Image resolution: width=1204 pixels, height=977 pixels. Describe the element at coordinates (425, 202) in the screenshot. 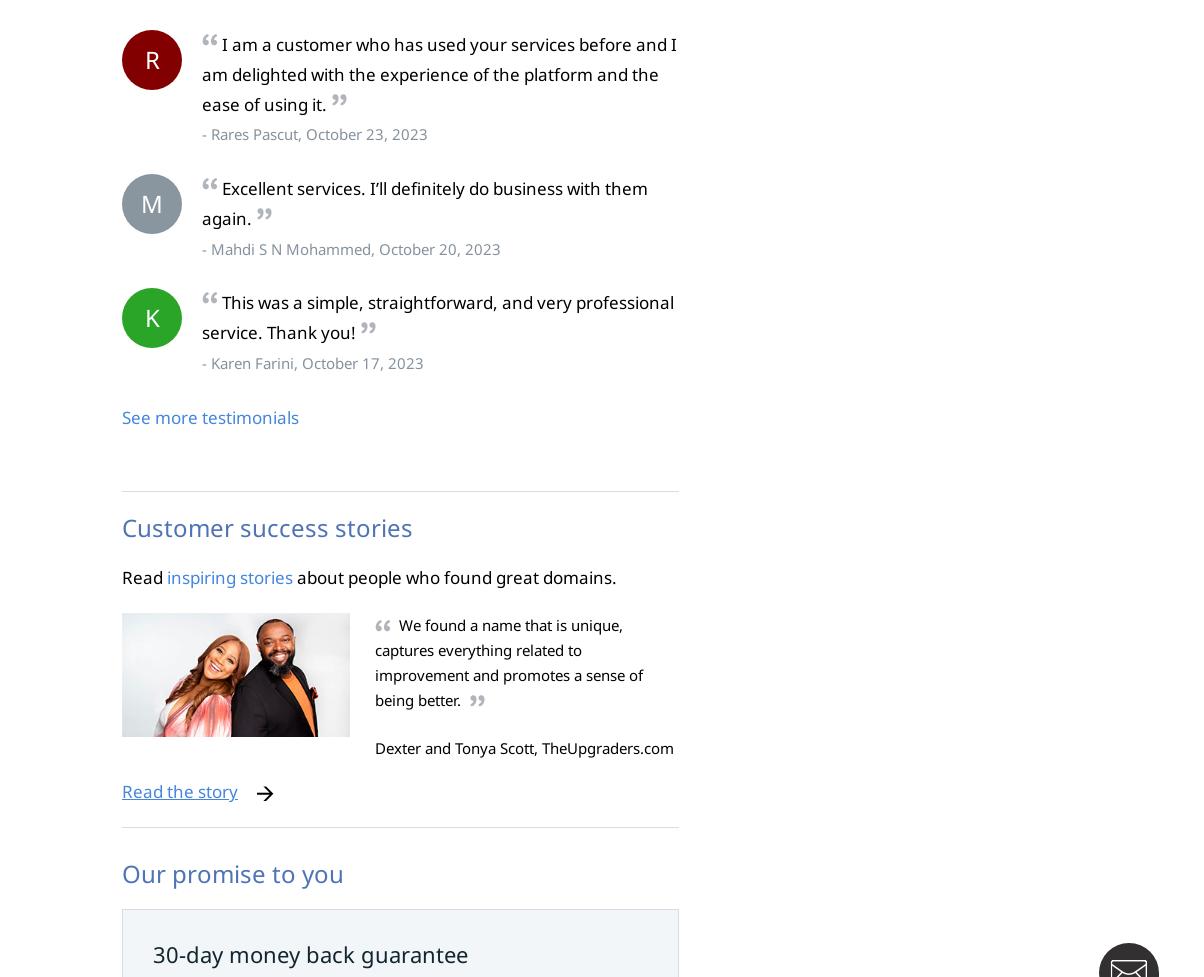

I see `'Excellent services. I’ll definitely do business with them again.'` at that location.